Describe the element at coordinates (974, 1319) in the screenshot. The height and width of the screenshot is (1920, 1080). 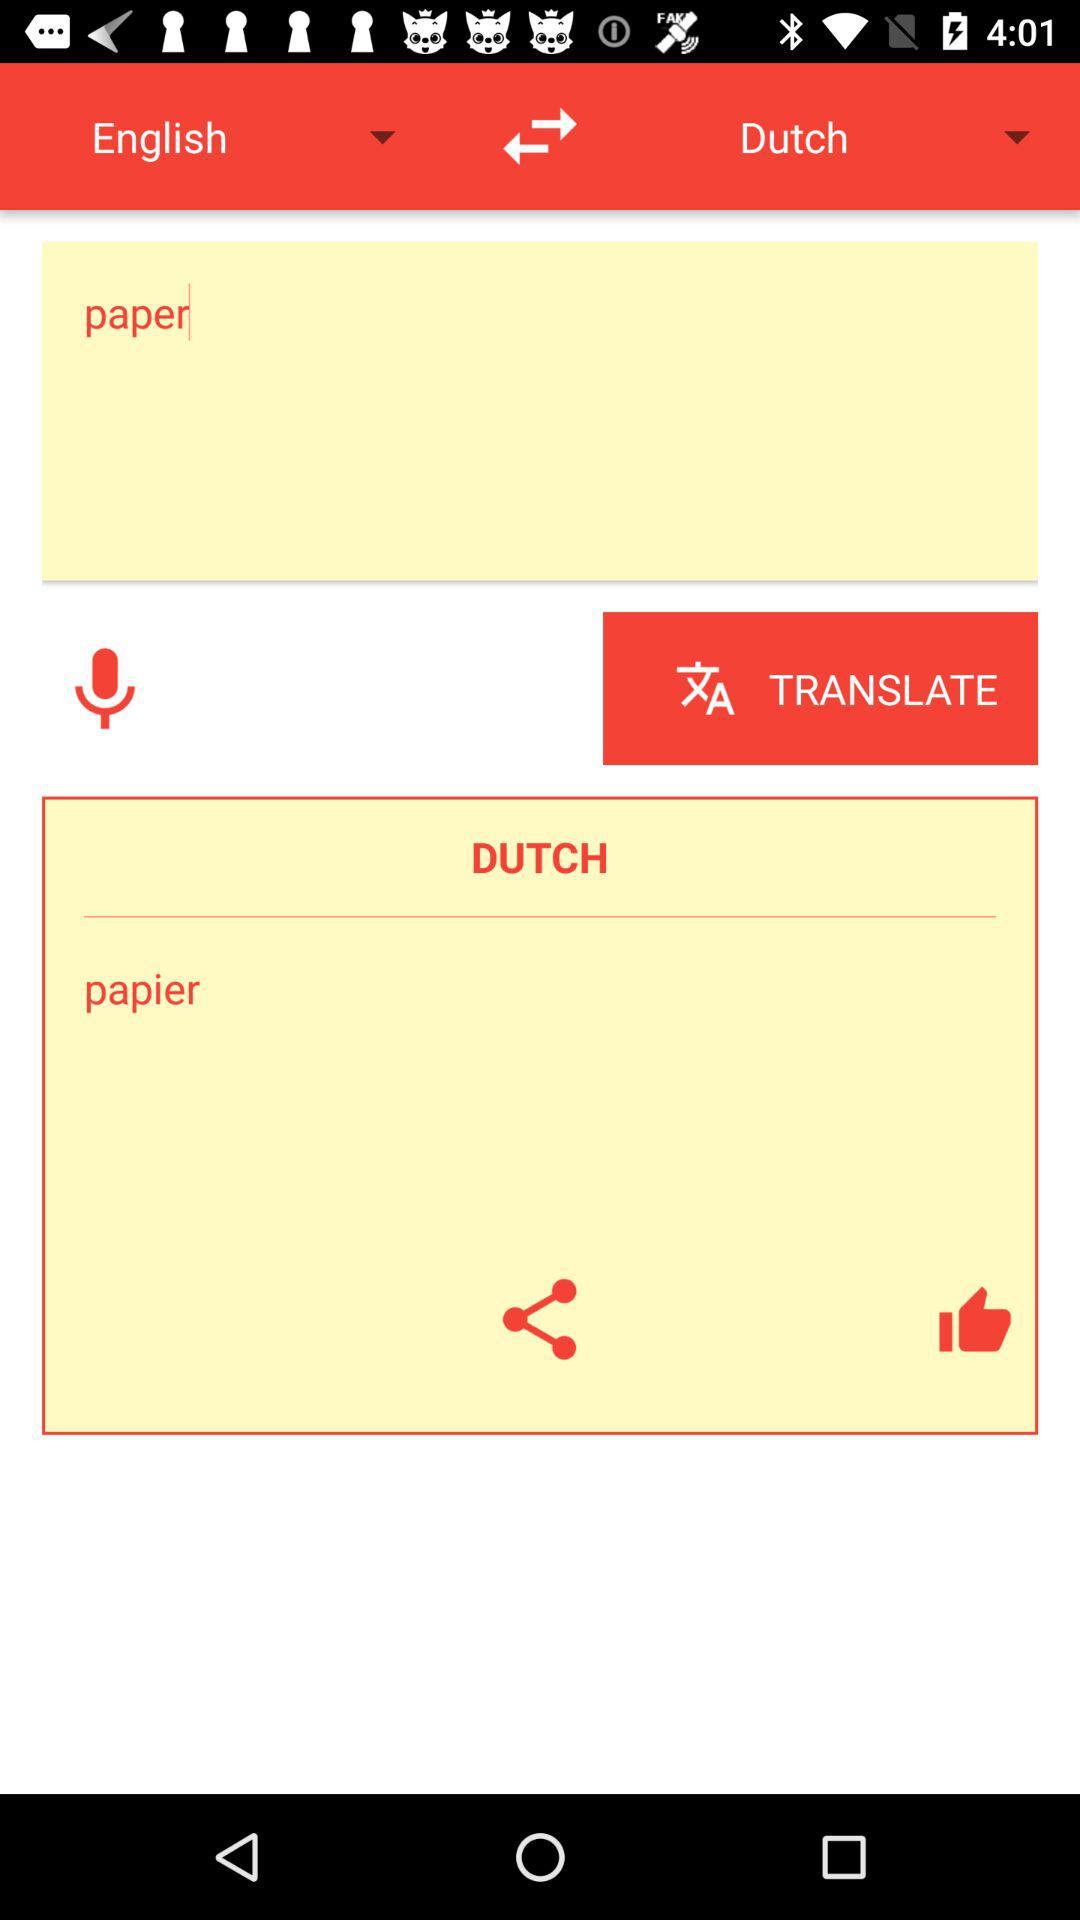
I see `like the content` at that location.